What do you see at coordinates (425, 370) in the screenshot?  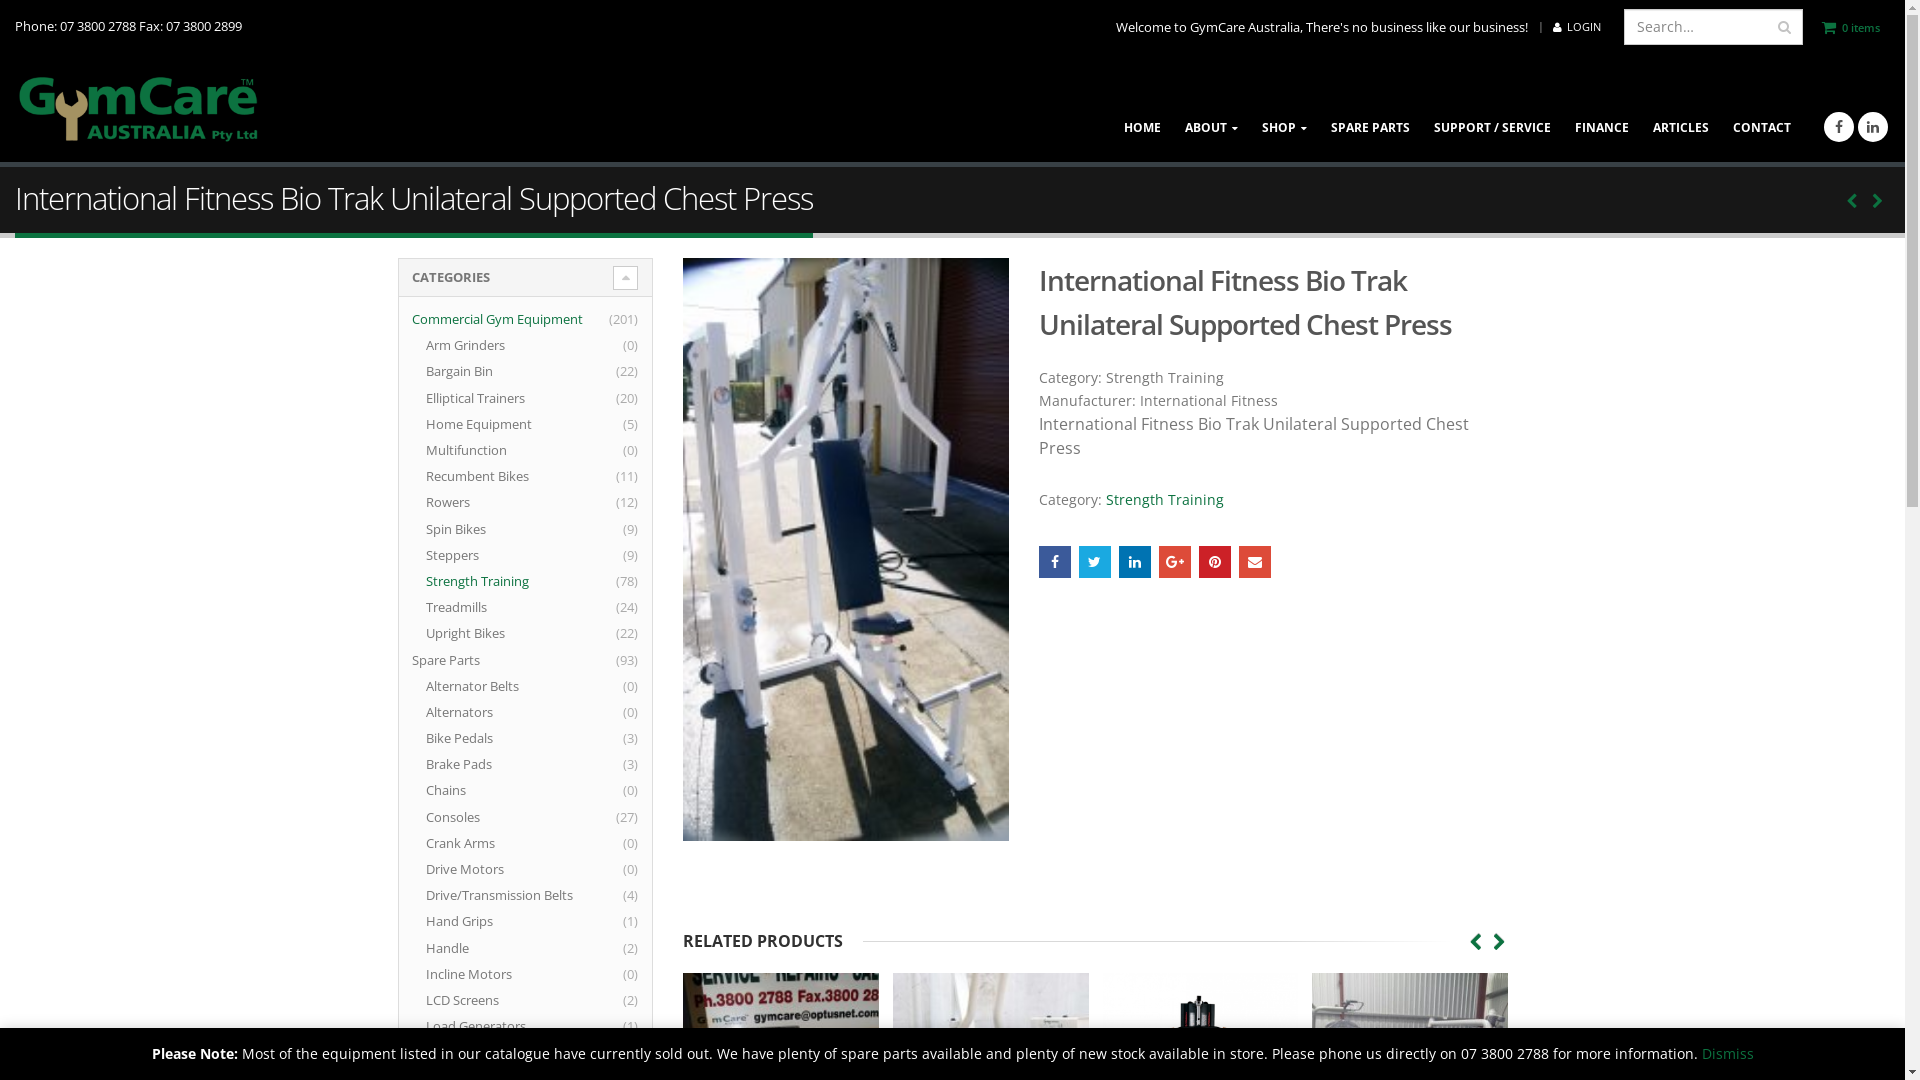 I see `'Bargain Bin'` at bounding box center [425, 370].